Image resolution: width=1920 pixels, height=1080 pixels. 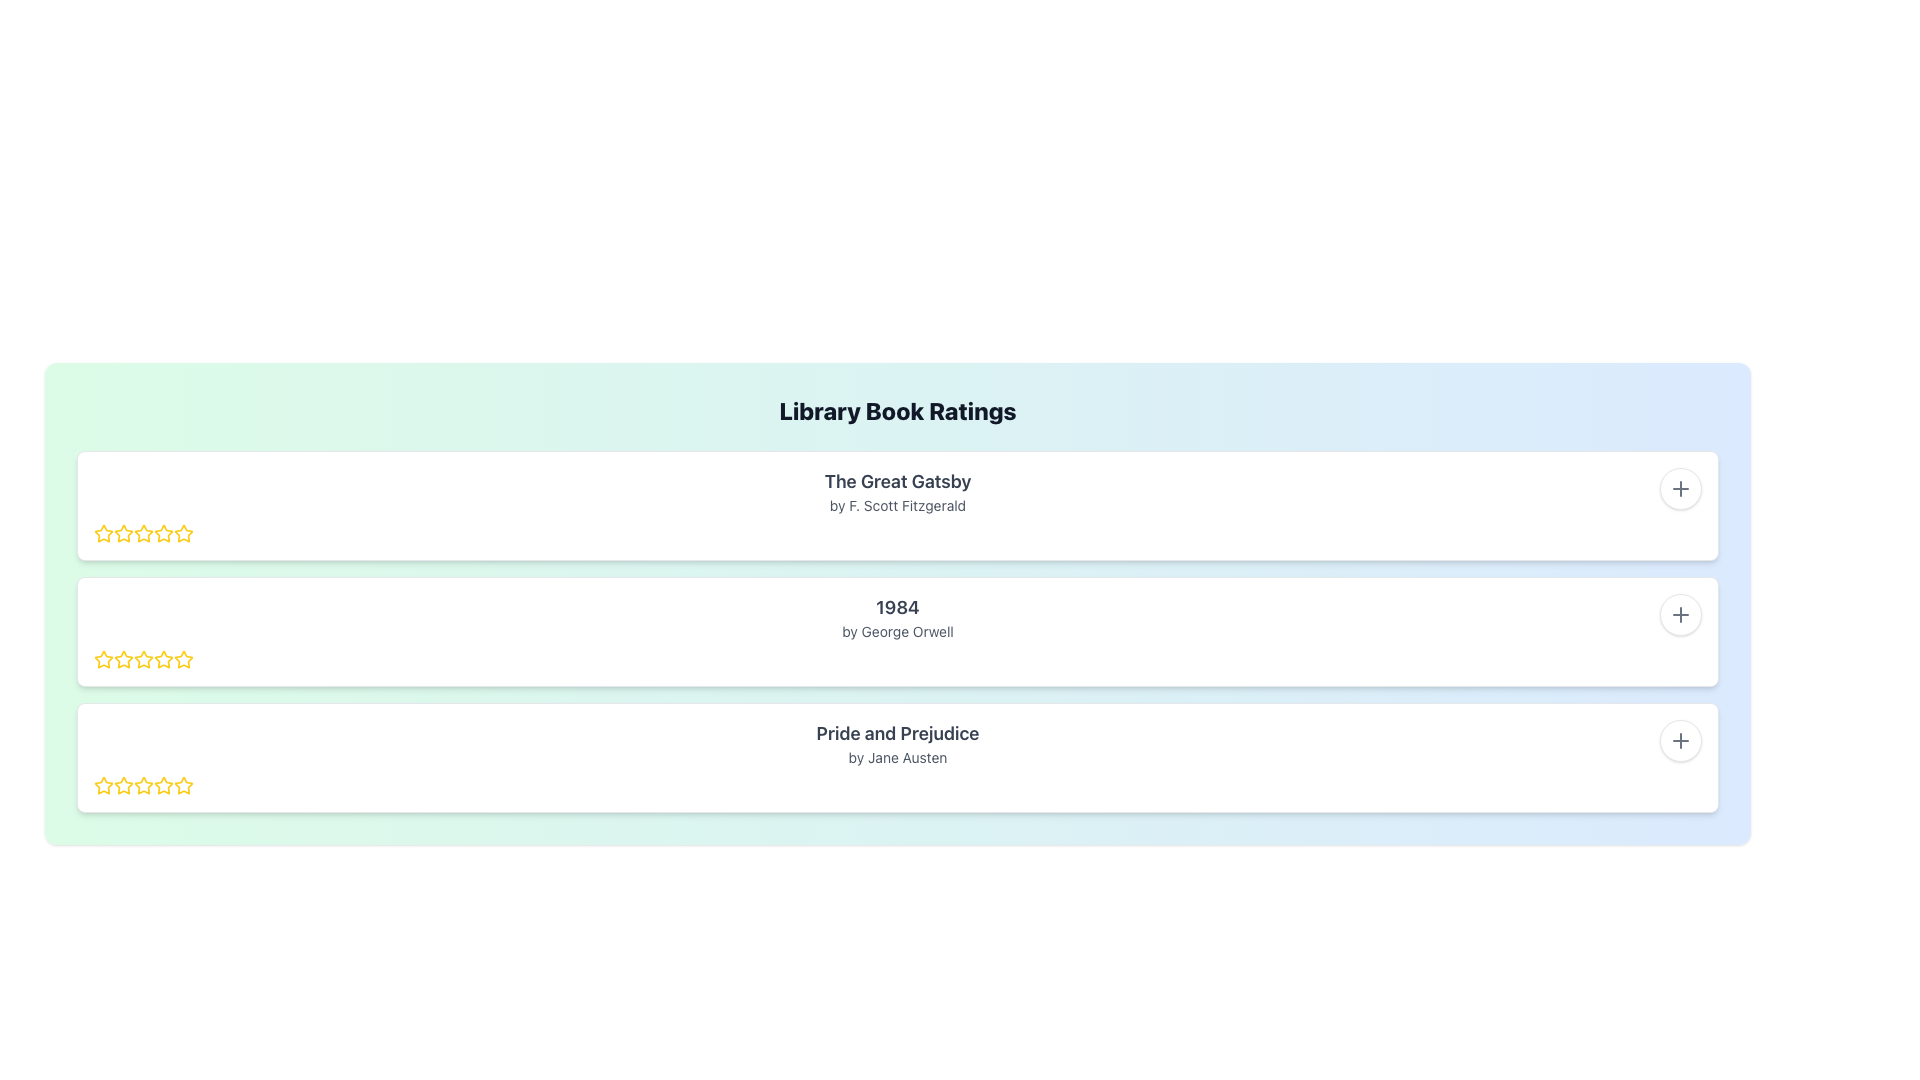 What do you see at coordinates (103, 659) in the screenshot?
I see `the first star icon in the rating system for the book '1984' by George Orwell` at bounding box center [103, 659].